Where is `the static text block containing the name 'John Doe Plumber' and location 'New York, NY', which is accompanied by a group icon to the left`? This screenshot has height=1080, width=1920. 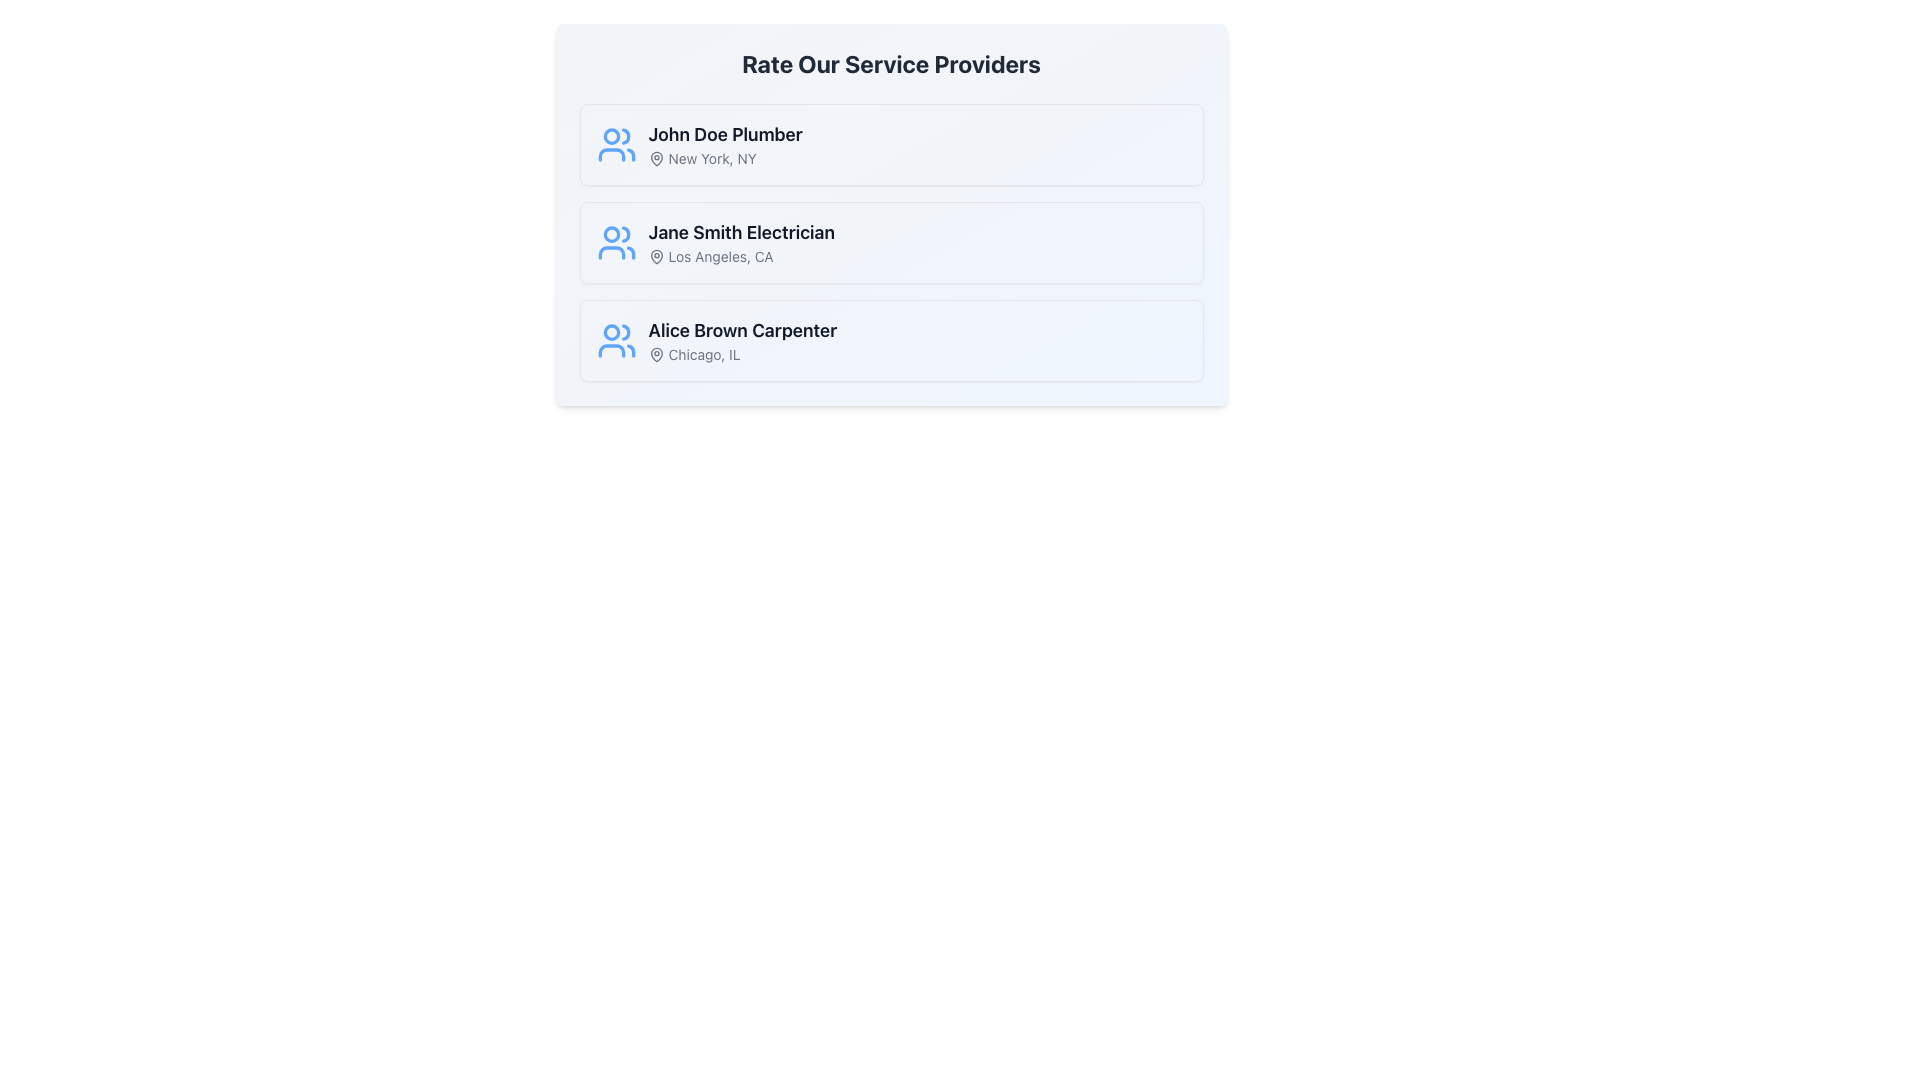 the static text block containing the name 'John Doe Plumber' and location 'New York, NY', which is accompanied by a group icon to the left is located at coordinates (699, 144).